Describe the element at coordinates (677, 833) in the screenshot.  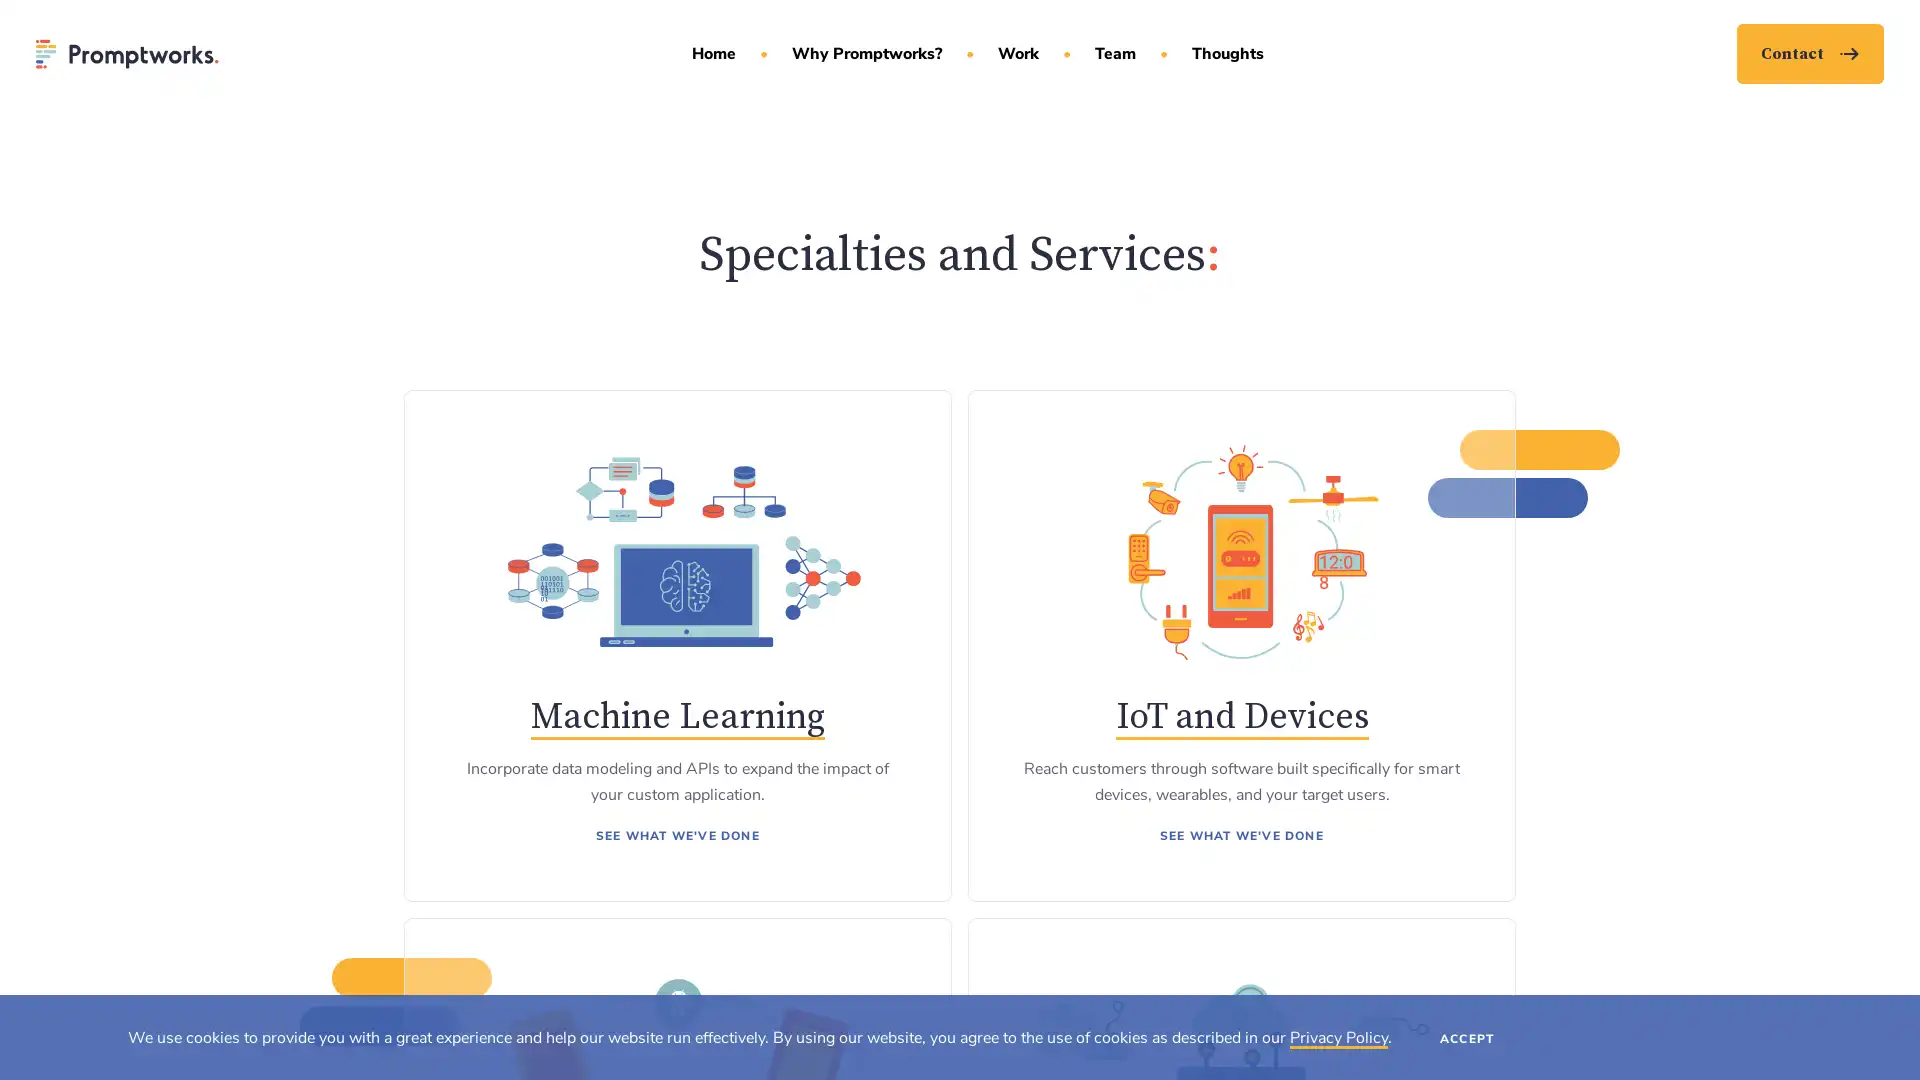
I see `SEE WHAT WE'VE DONE` at that location.